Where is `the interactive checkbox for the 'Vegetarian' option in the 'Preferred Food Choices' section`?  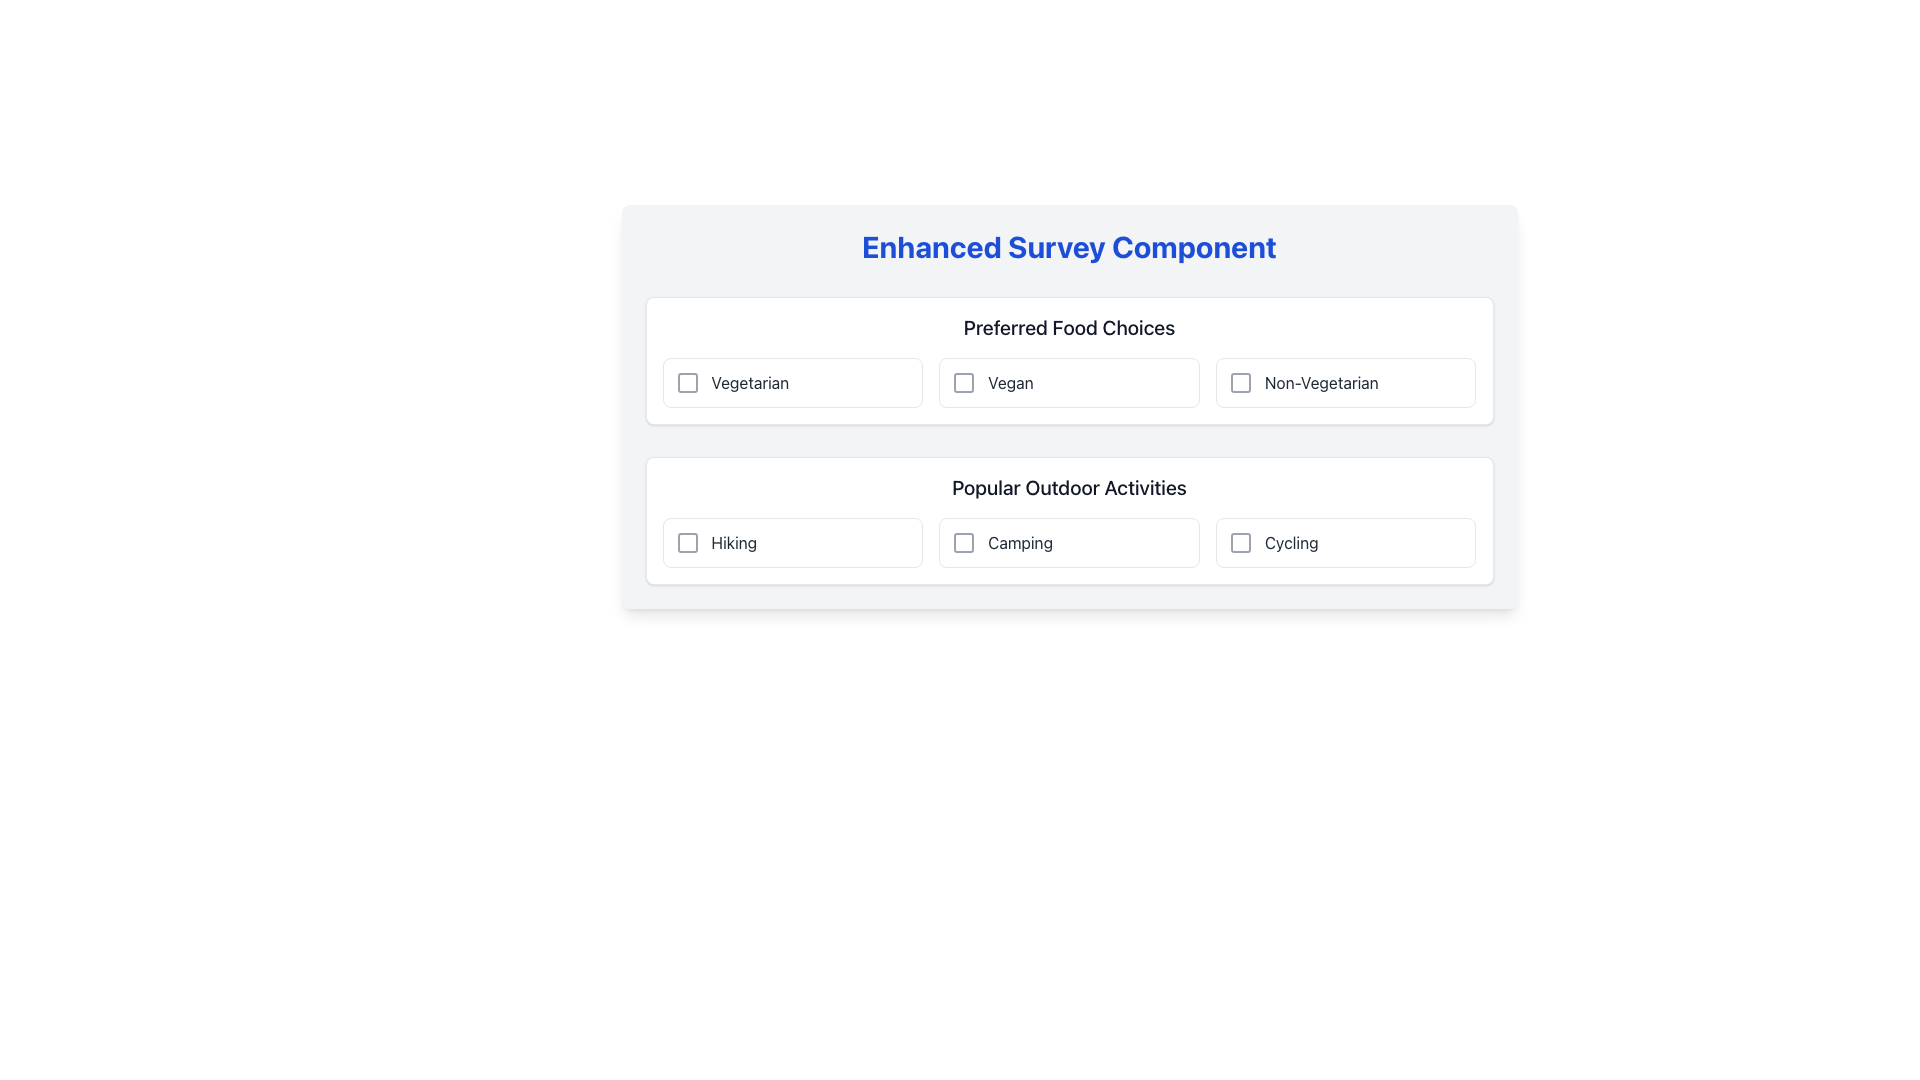 the interactive checkbox for the 'Vegetarian' option in the 'Preferred Food Choices' section is located at coordinates (687, 382).